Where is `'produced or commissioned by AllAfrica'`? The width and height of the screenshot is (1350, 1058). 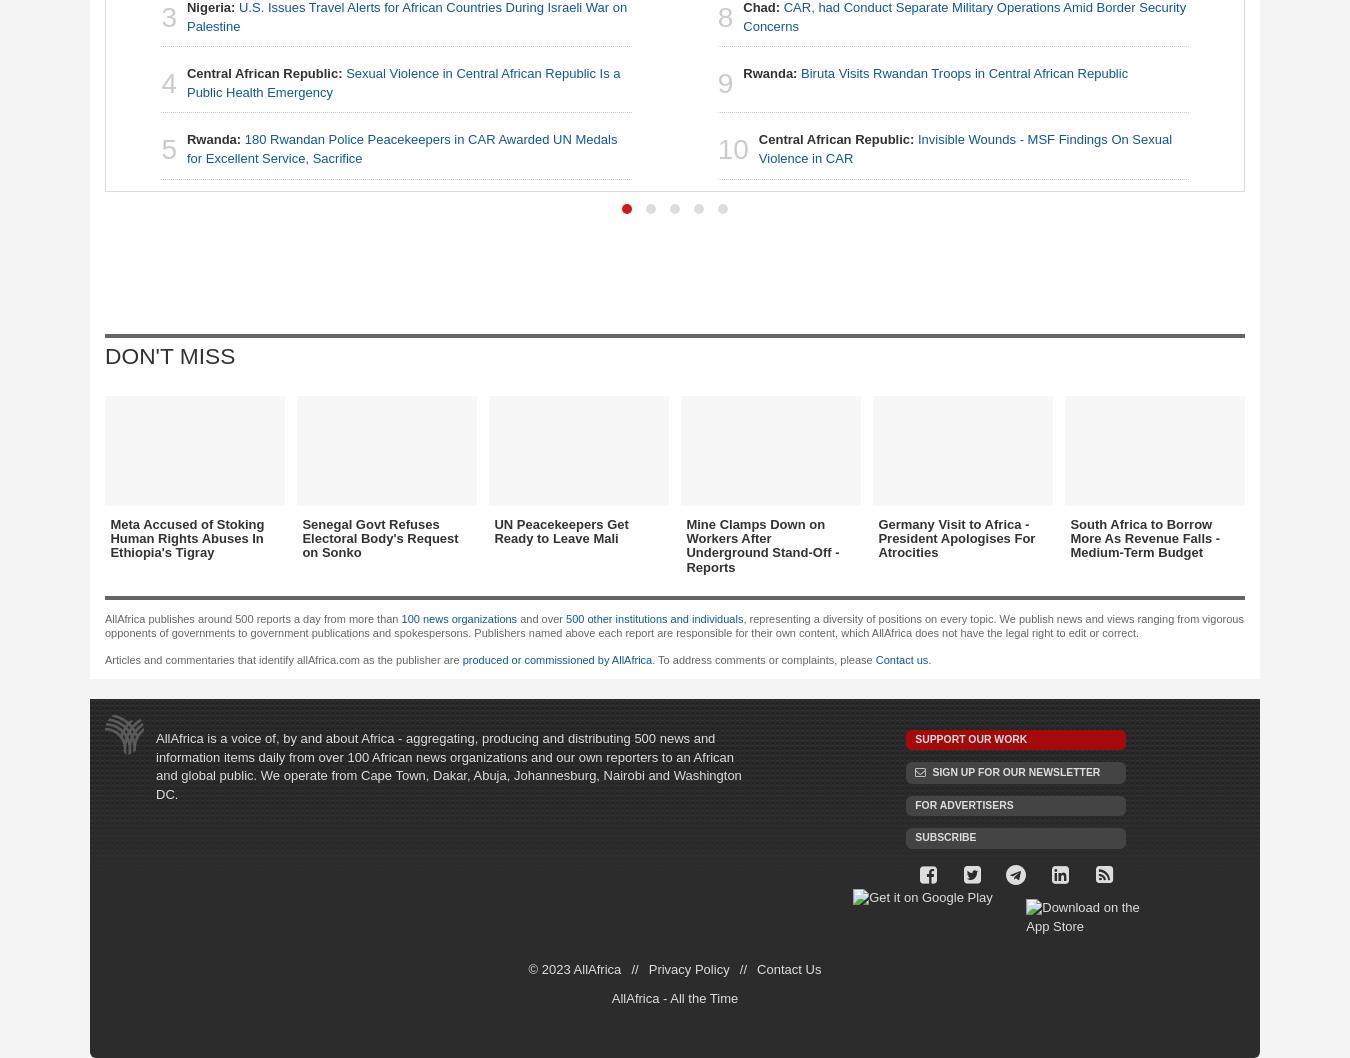 'produced or commissioned by AllAfrica' is located at coordinates (460, 658).